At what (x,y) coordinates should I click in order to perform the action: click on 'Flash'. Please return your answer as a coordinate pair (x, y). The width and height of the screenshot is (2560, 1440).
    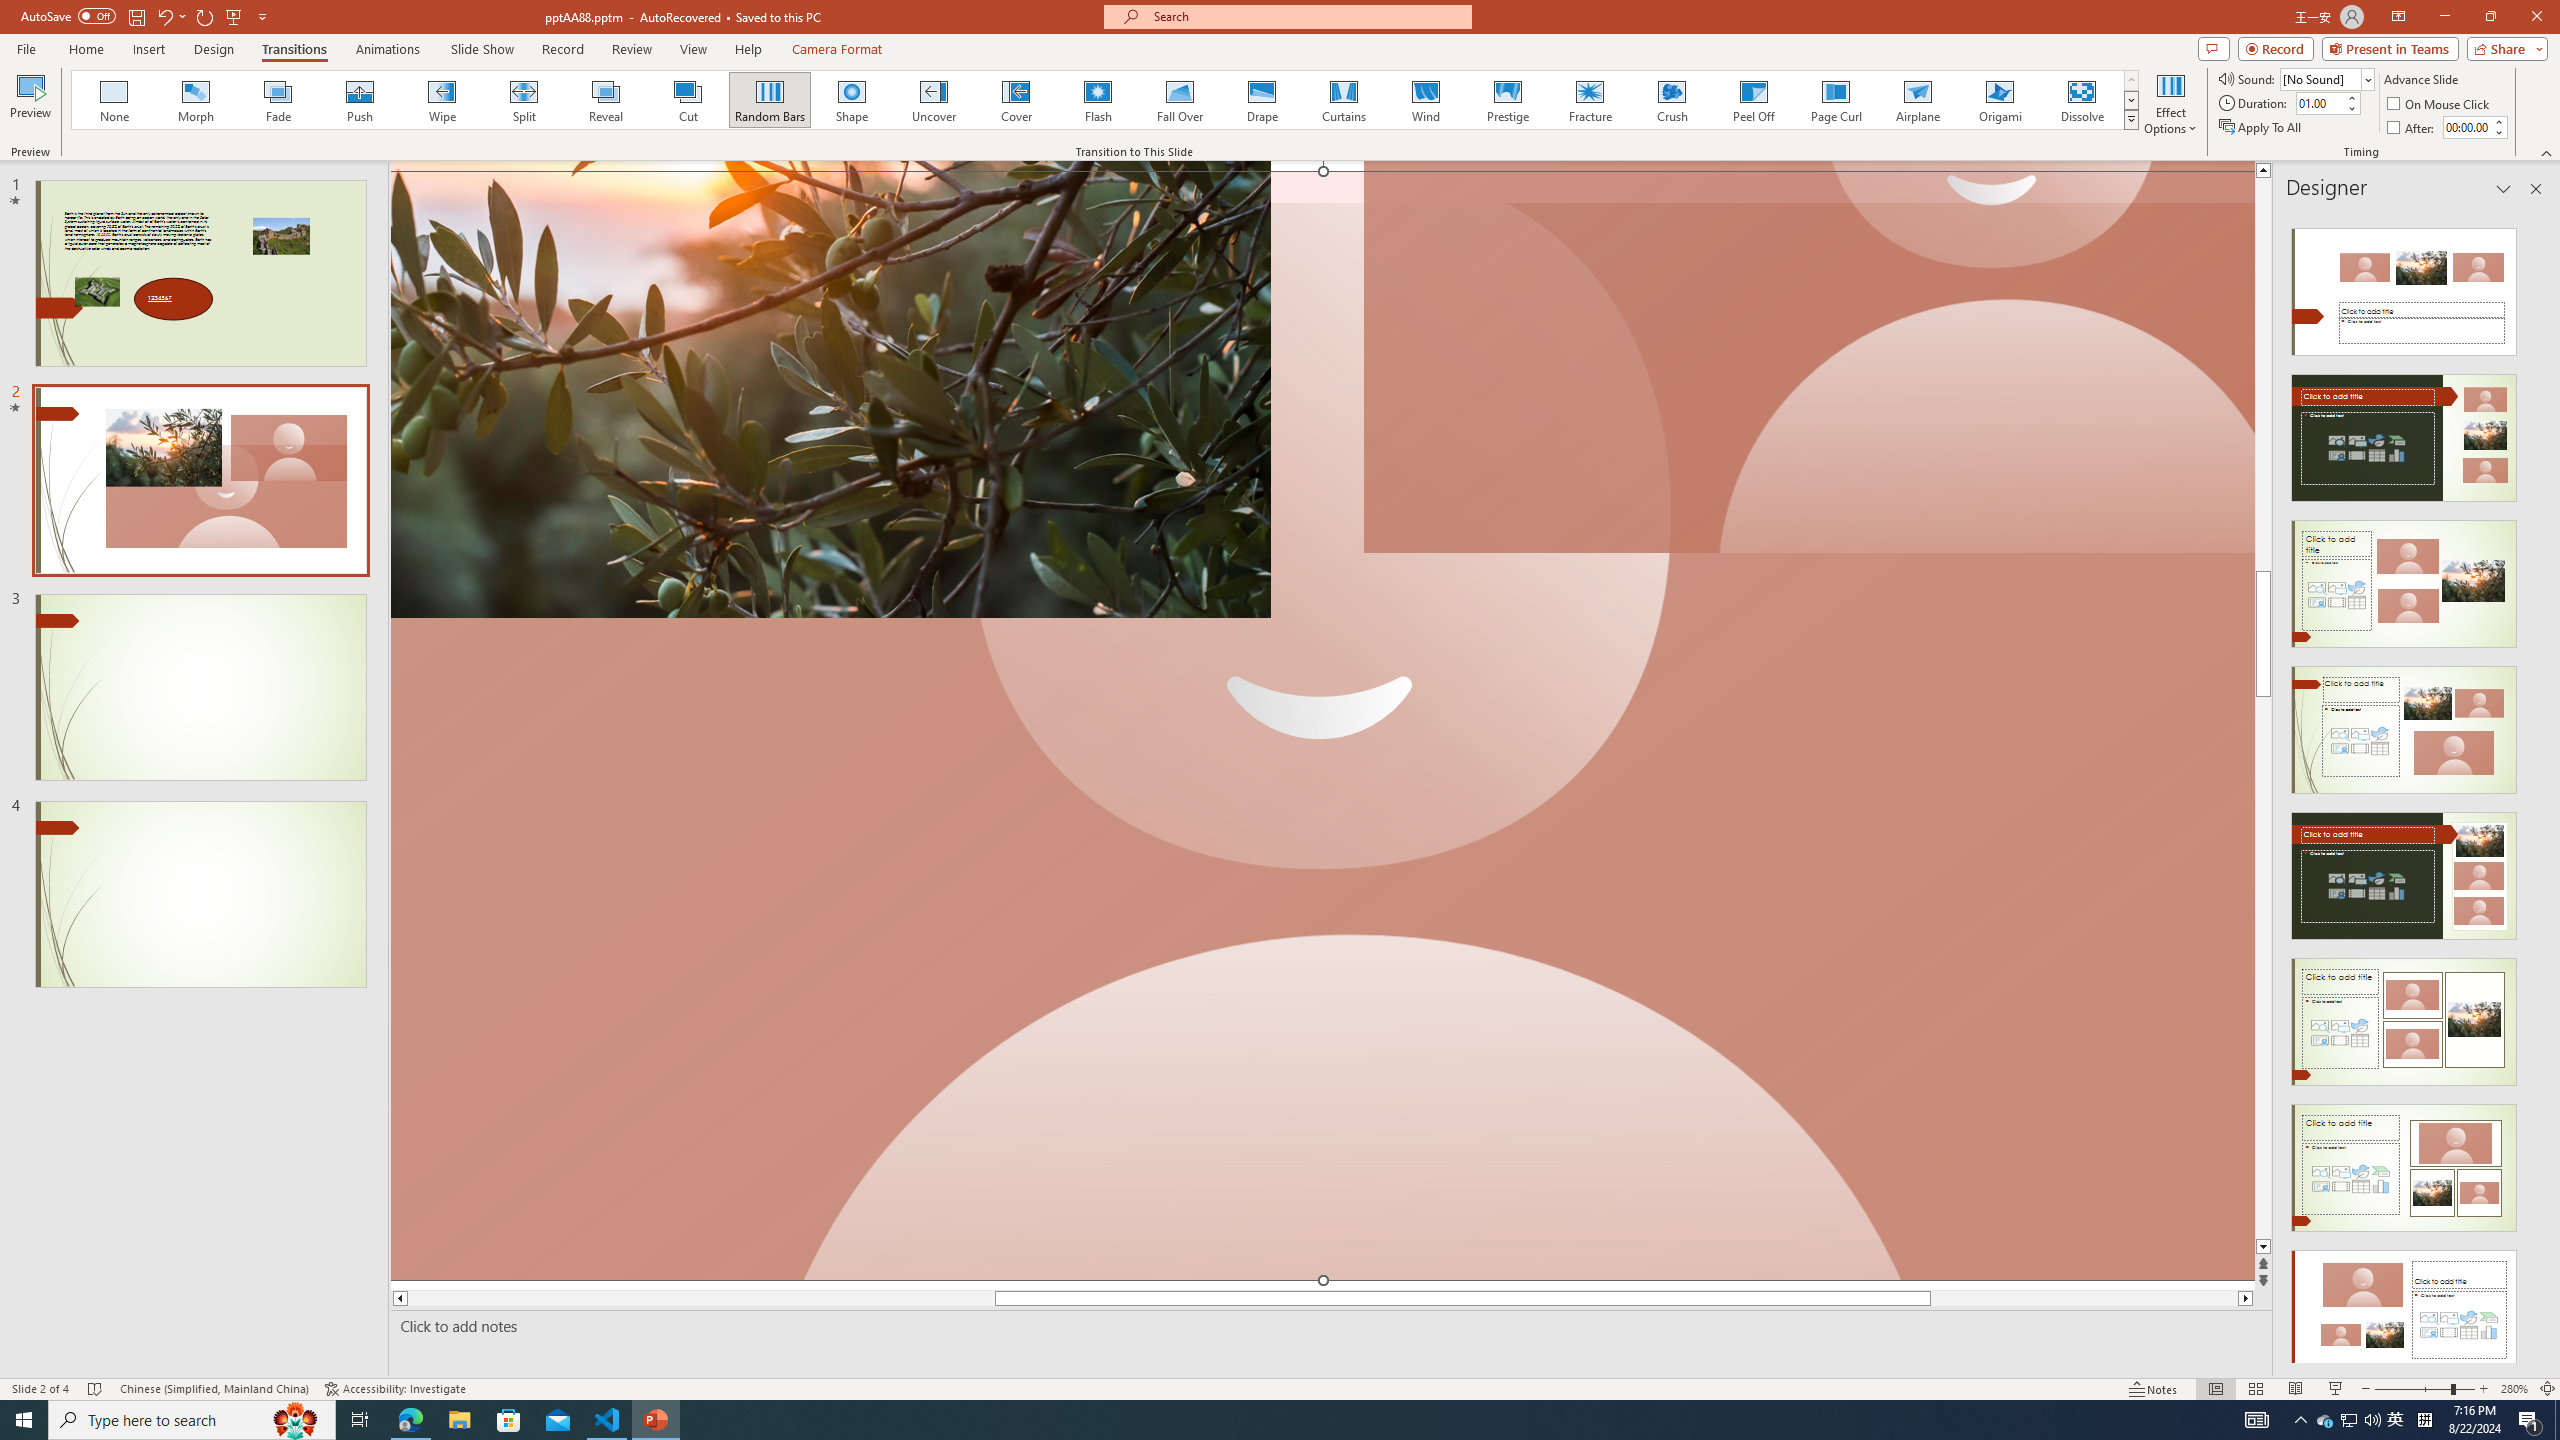
    Looking at the image, I should click on (1097, 99).